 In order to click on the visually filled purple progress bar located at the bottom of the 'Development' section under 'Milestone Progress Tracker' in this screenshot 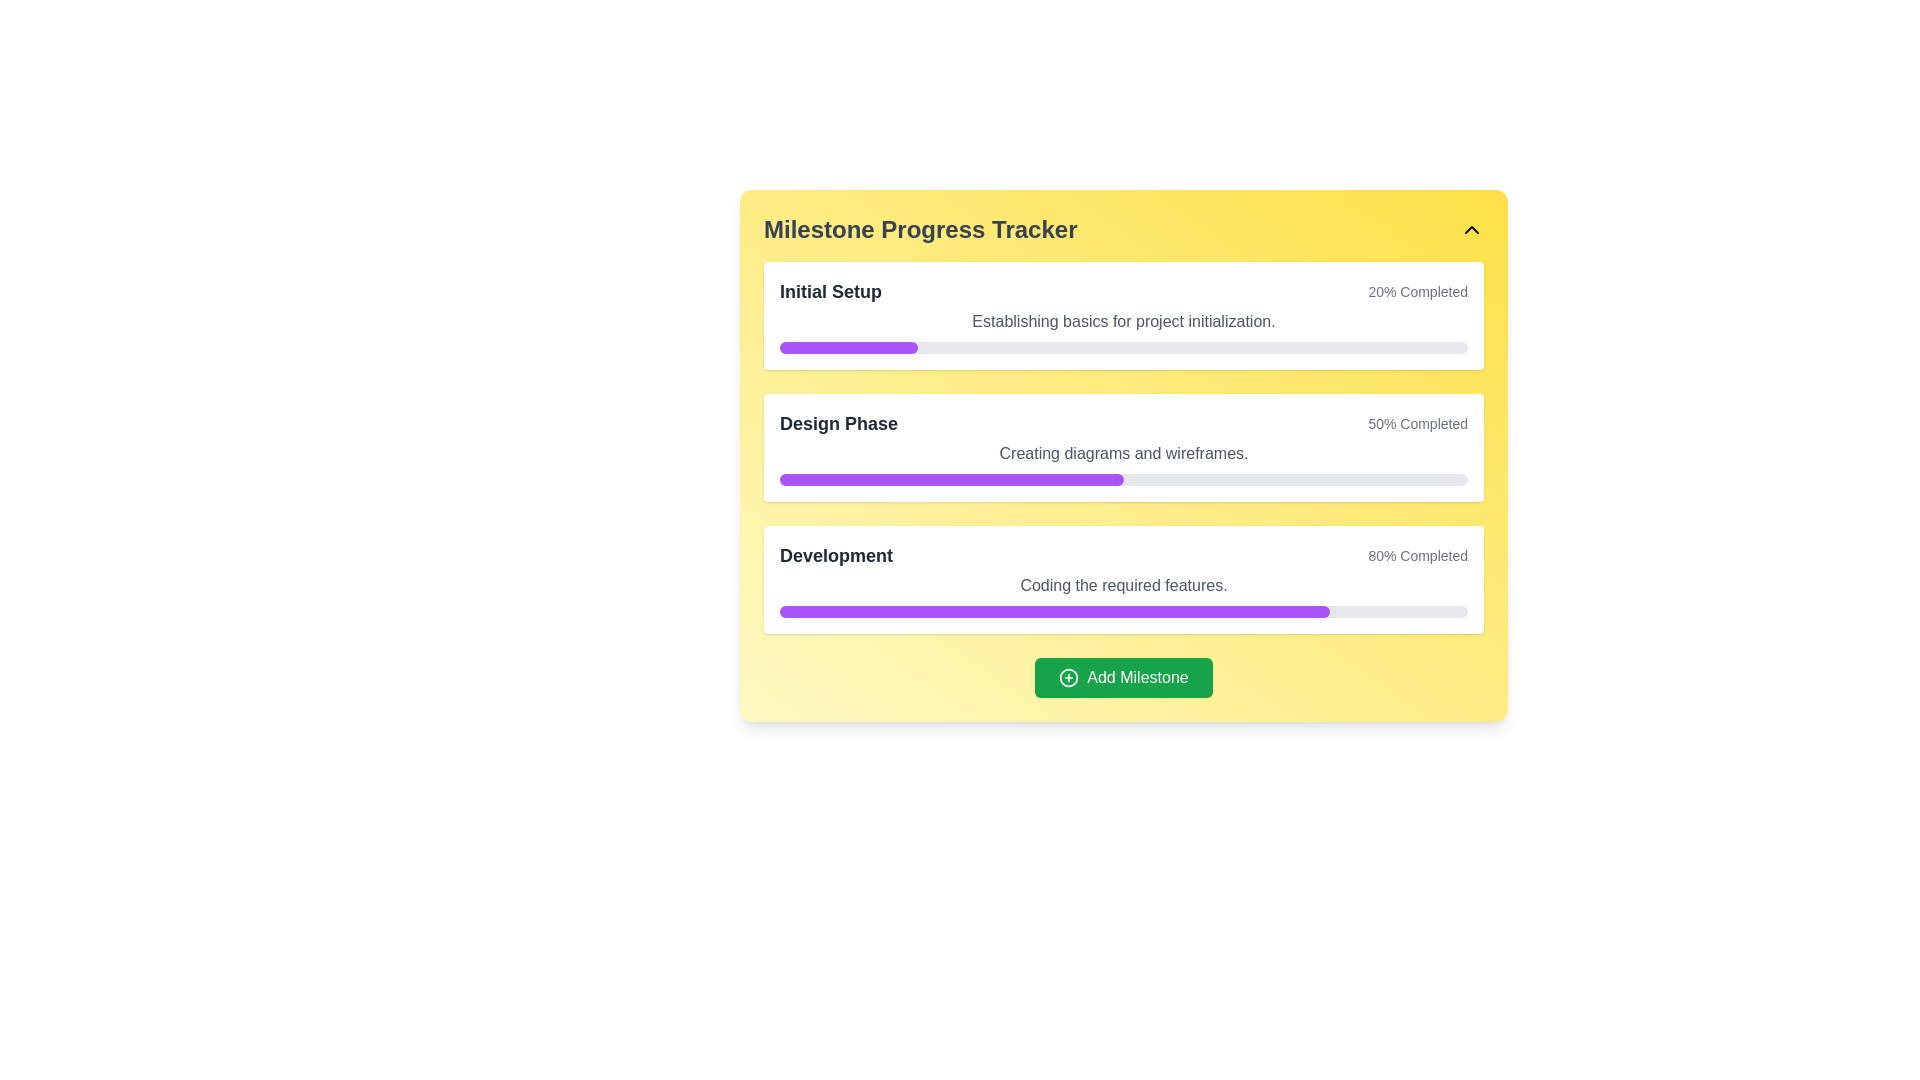, I will do `click(1054, 611)`.